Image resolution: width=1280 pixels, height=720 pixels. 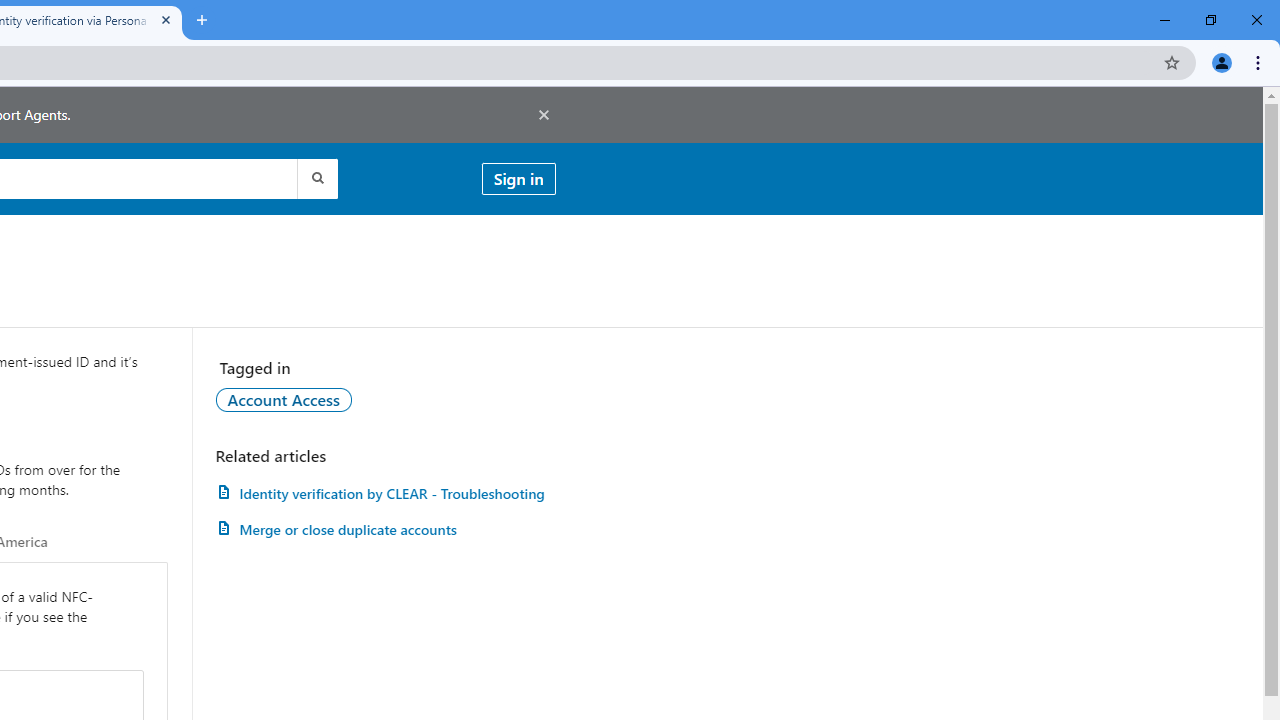 I want to click on 'Account Access', so click(x=282, y=399).